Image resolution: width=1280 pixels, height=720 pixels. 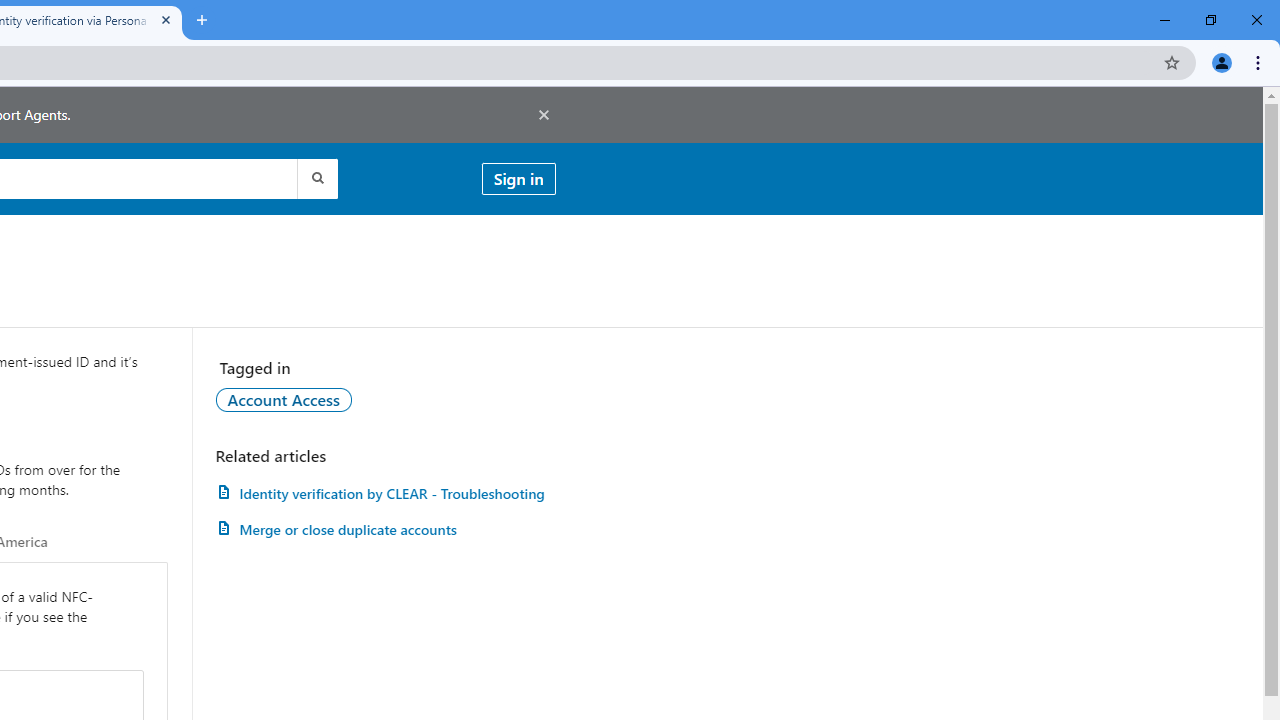 I want to click on 'Account Access', so click(x=282, y=399).